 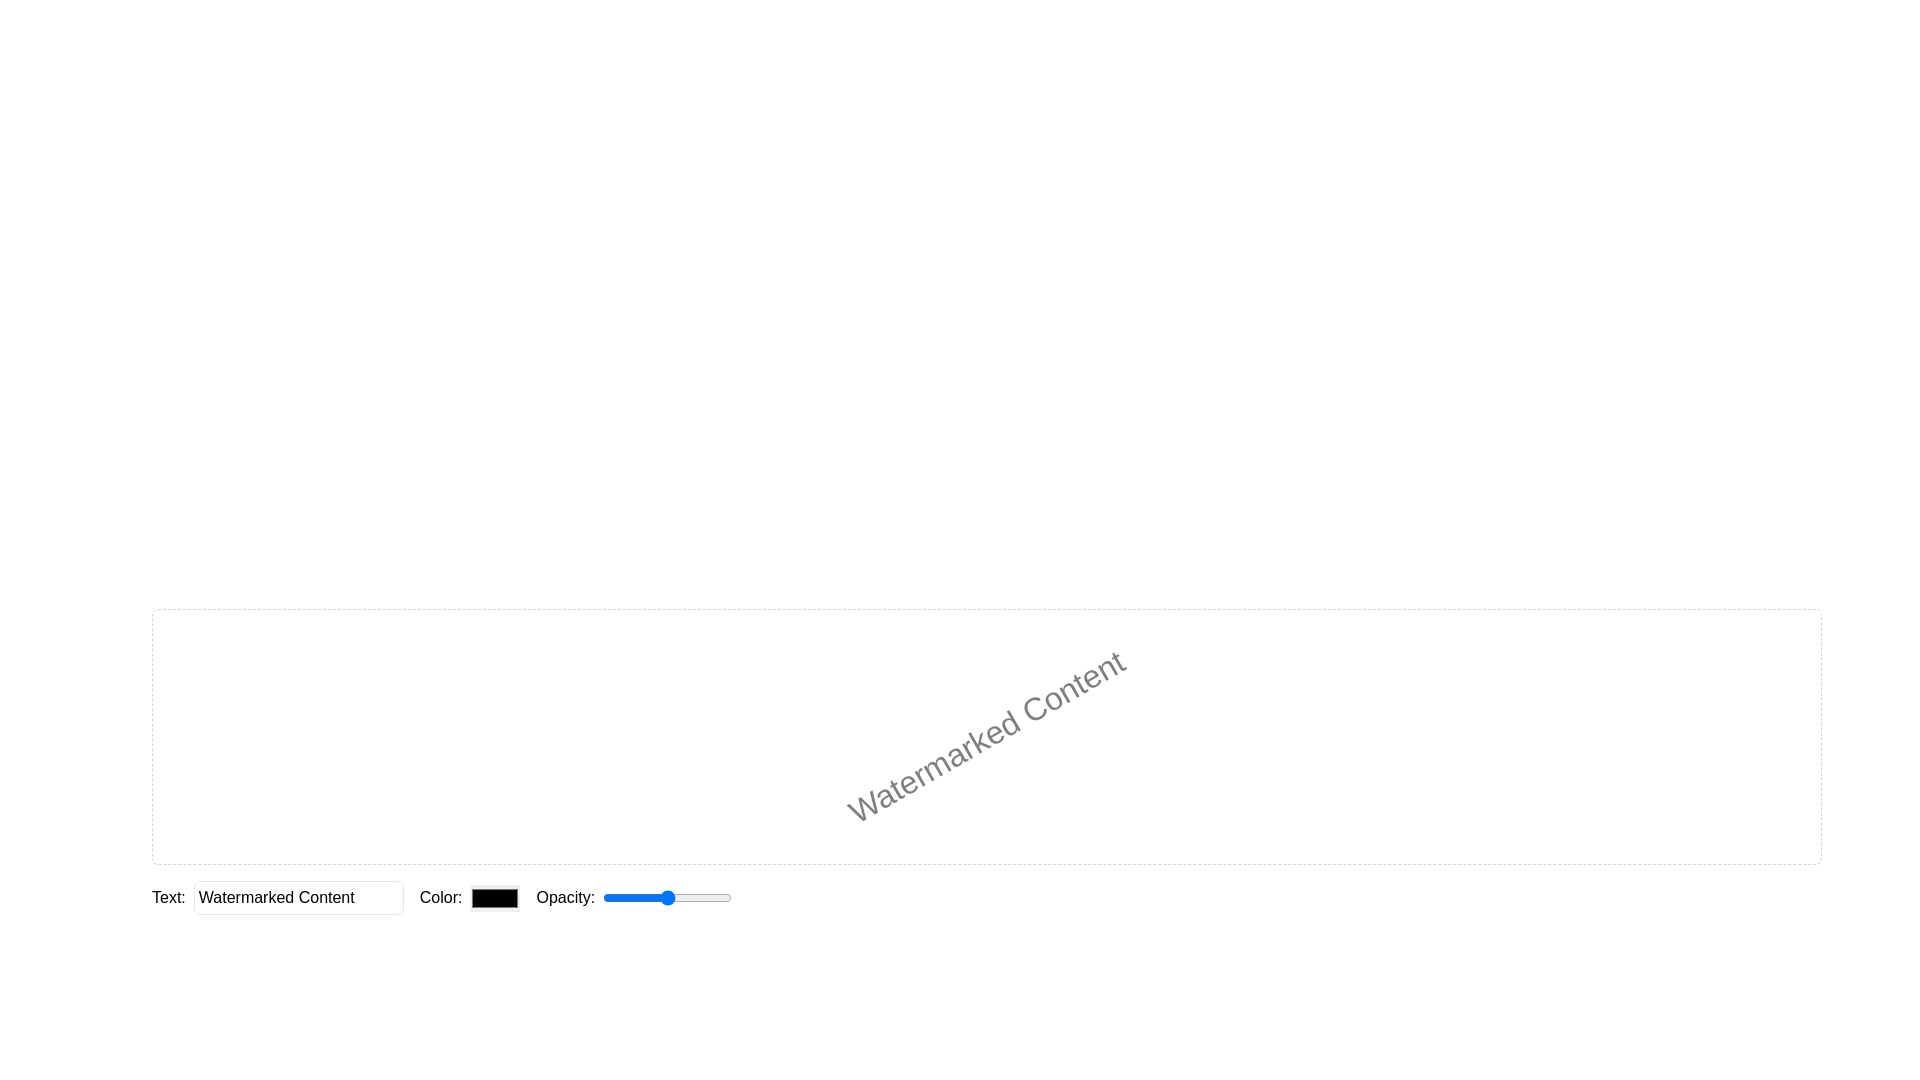 What do you see at coordinates (641, 897) in the screenshot?
I see `opacity` at bounding box center [641, 897].